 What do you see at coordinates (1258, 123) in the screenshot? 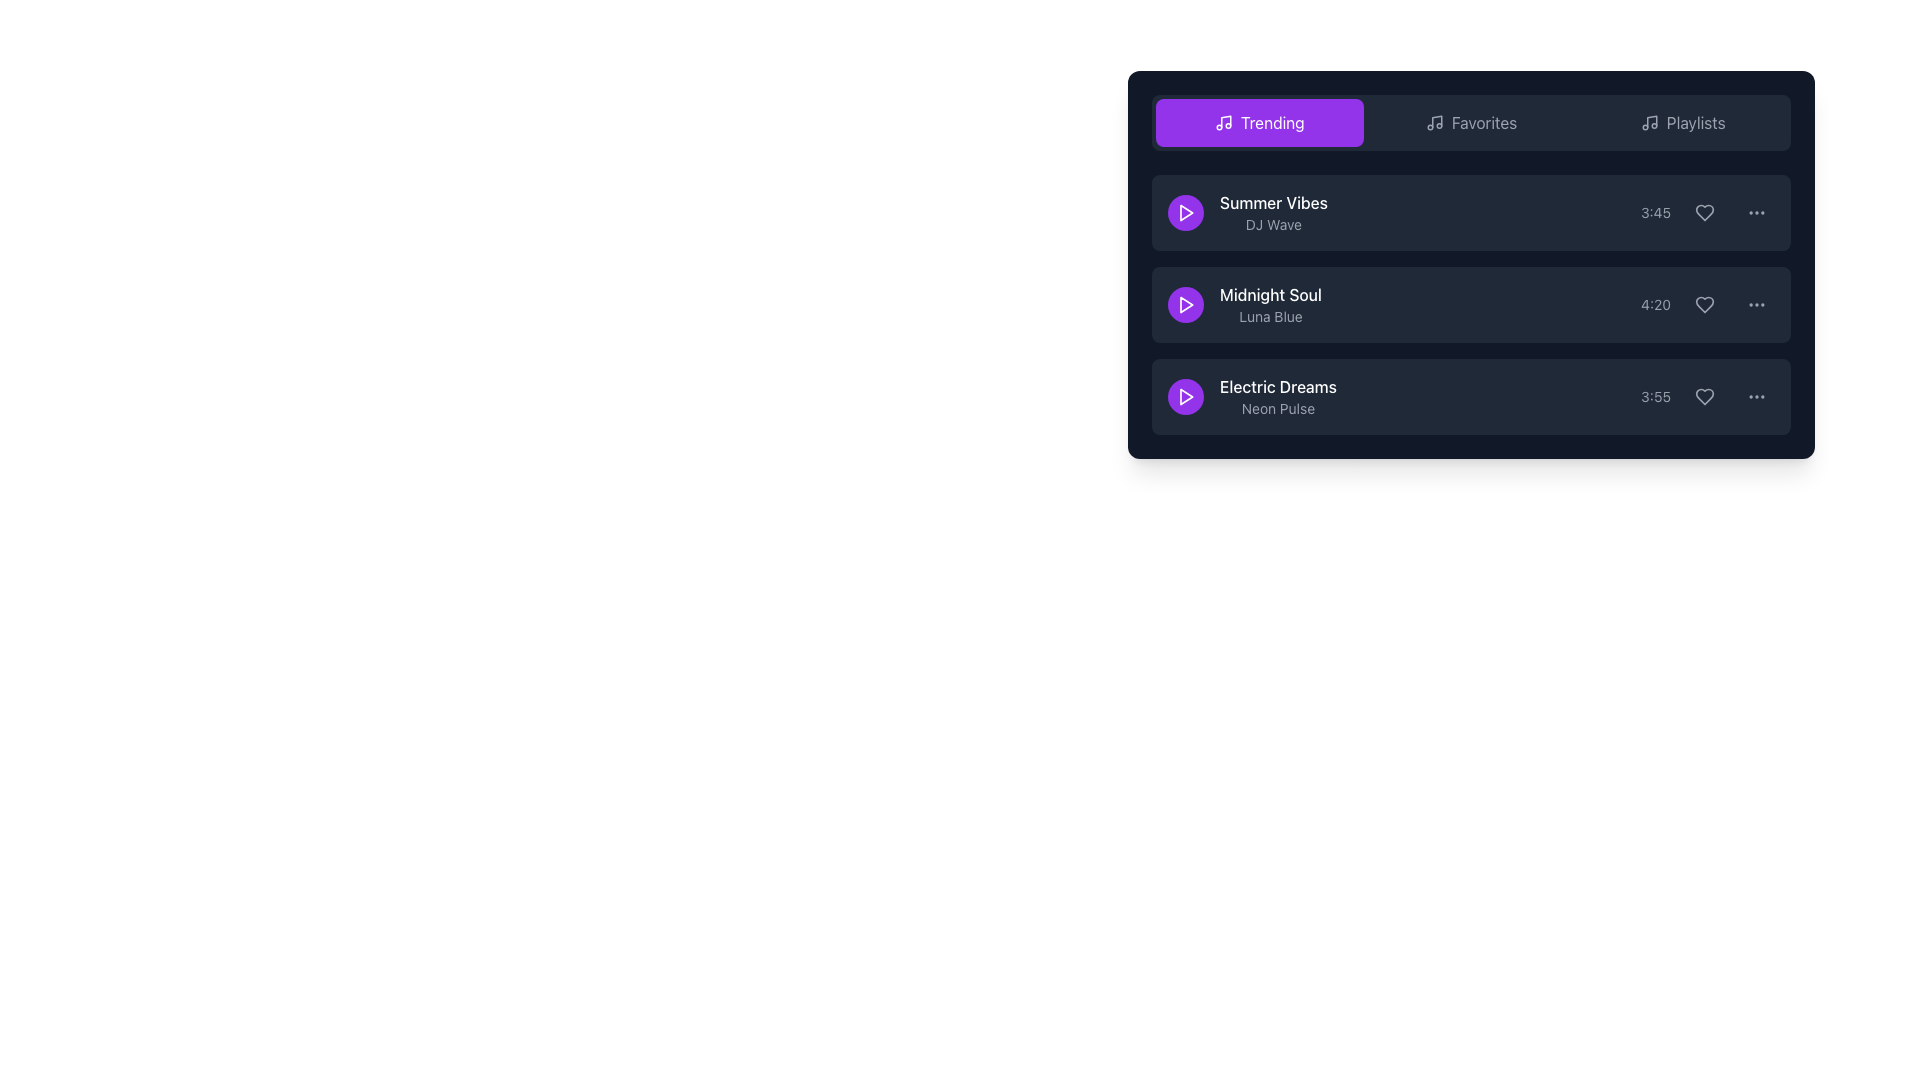
I see `the purple rectangular button with rounded corners labeled 'Trending'` at bounding box center [1258, 123].